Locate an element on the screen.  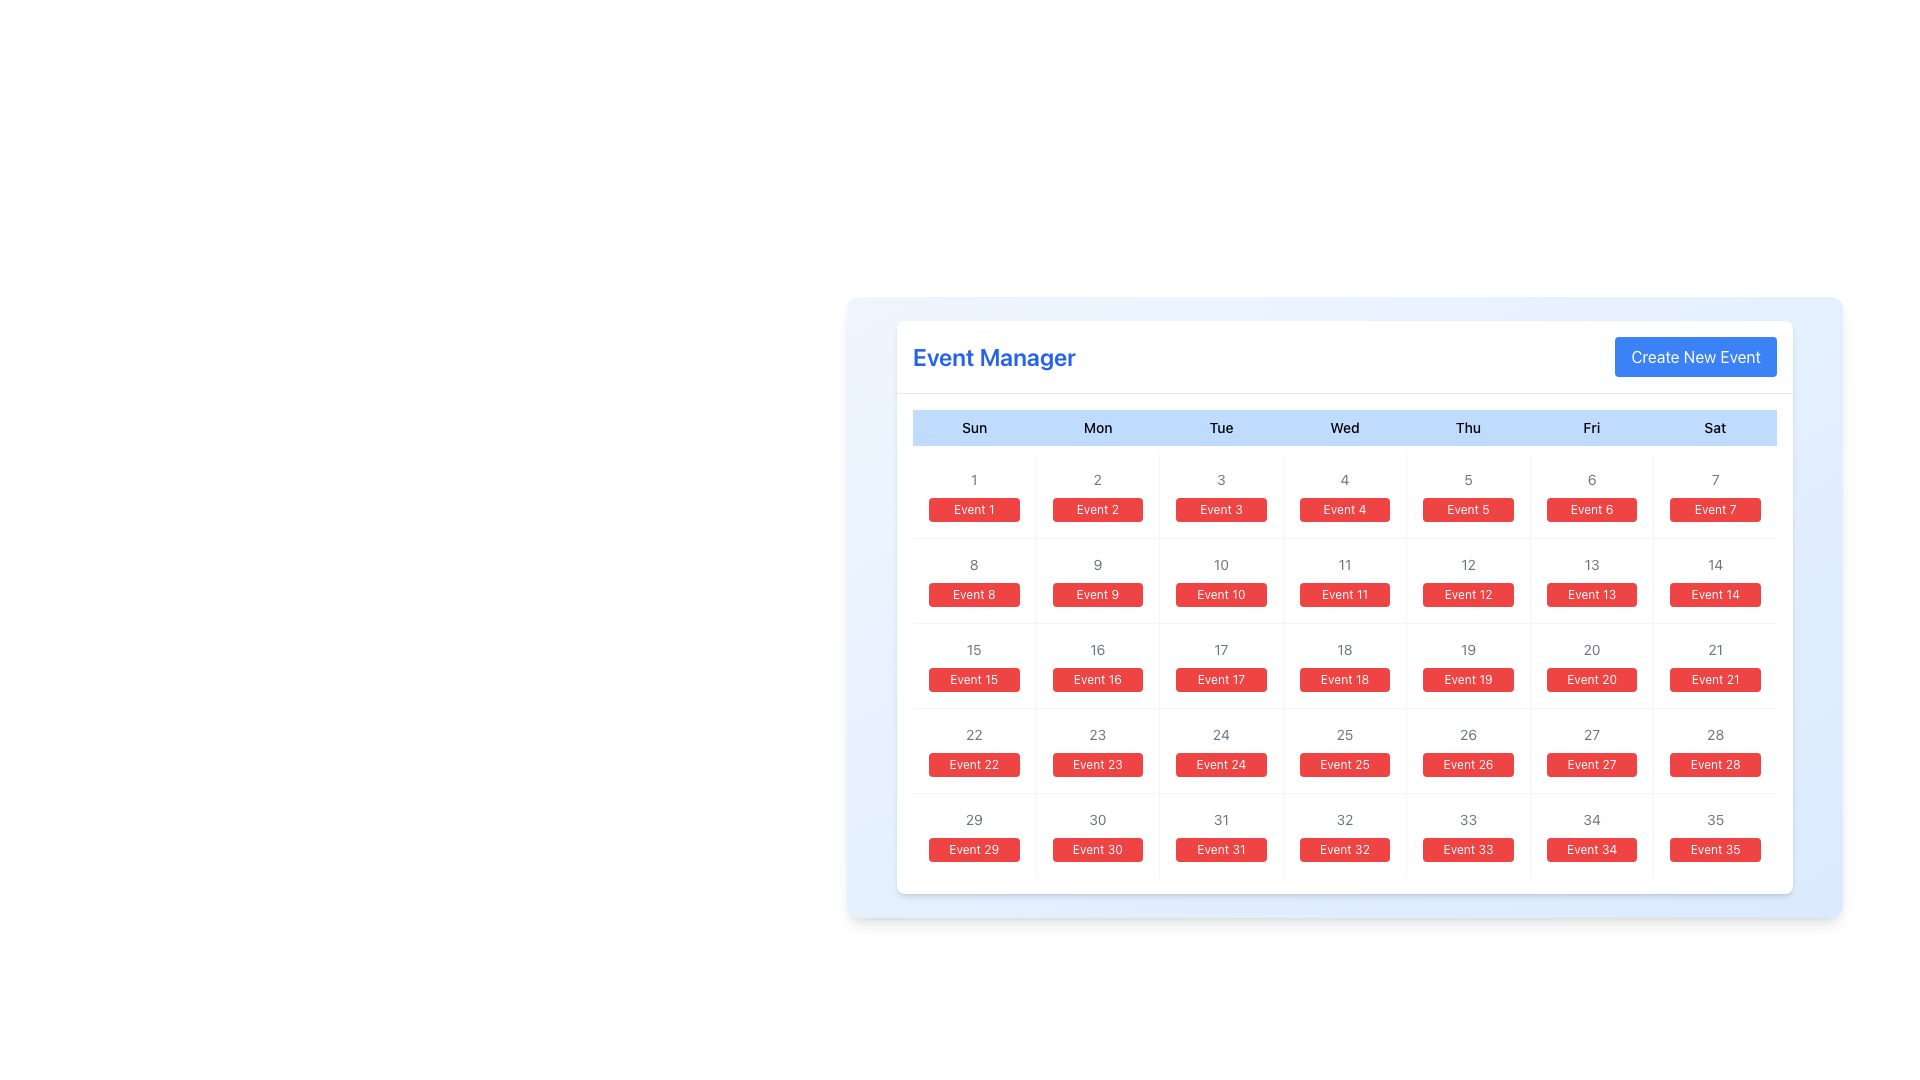
the rectangular button with a red background and white text labeled 'Event 8', located in the second row and first column of the calendar layout is located at coordinates (974, 581).